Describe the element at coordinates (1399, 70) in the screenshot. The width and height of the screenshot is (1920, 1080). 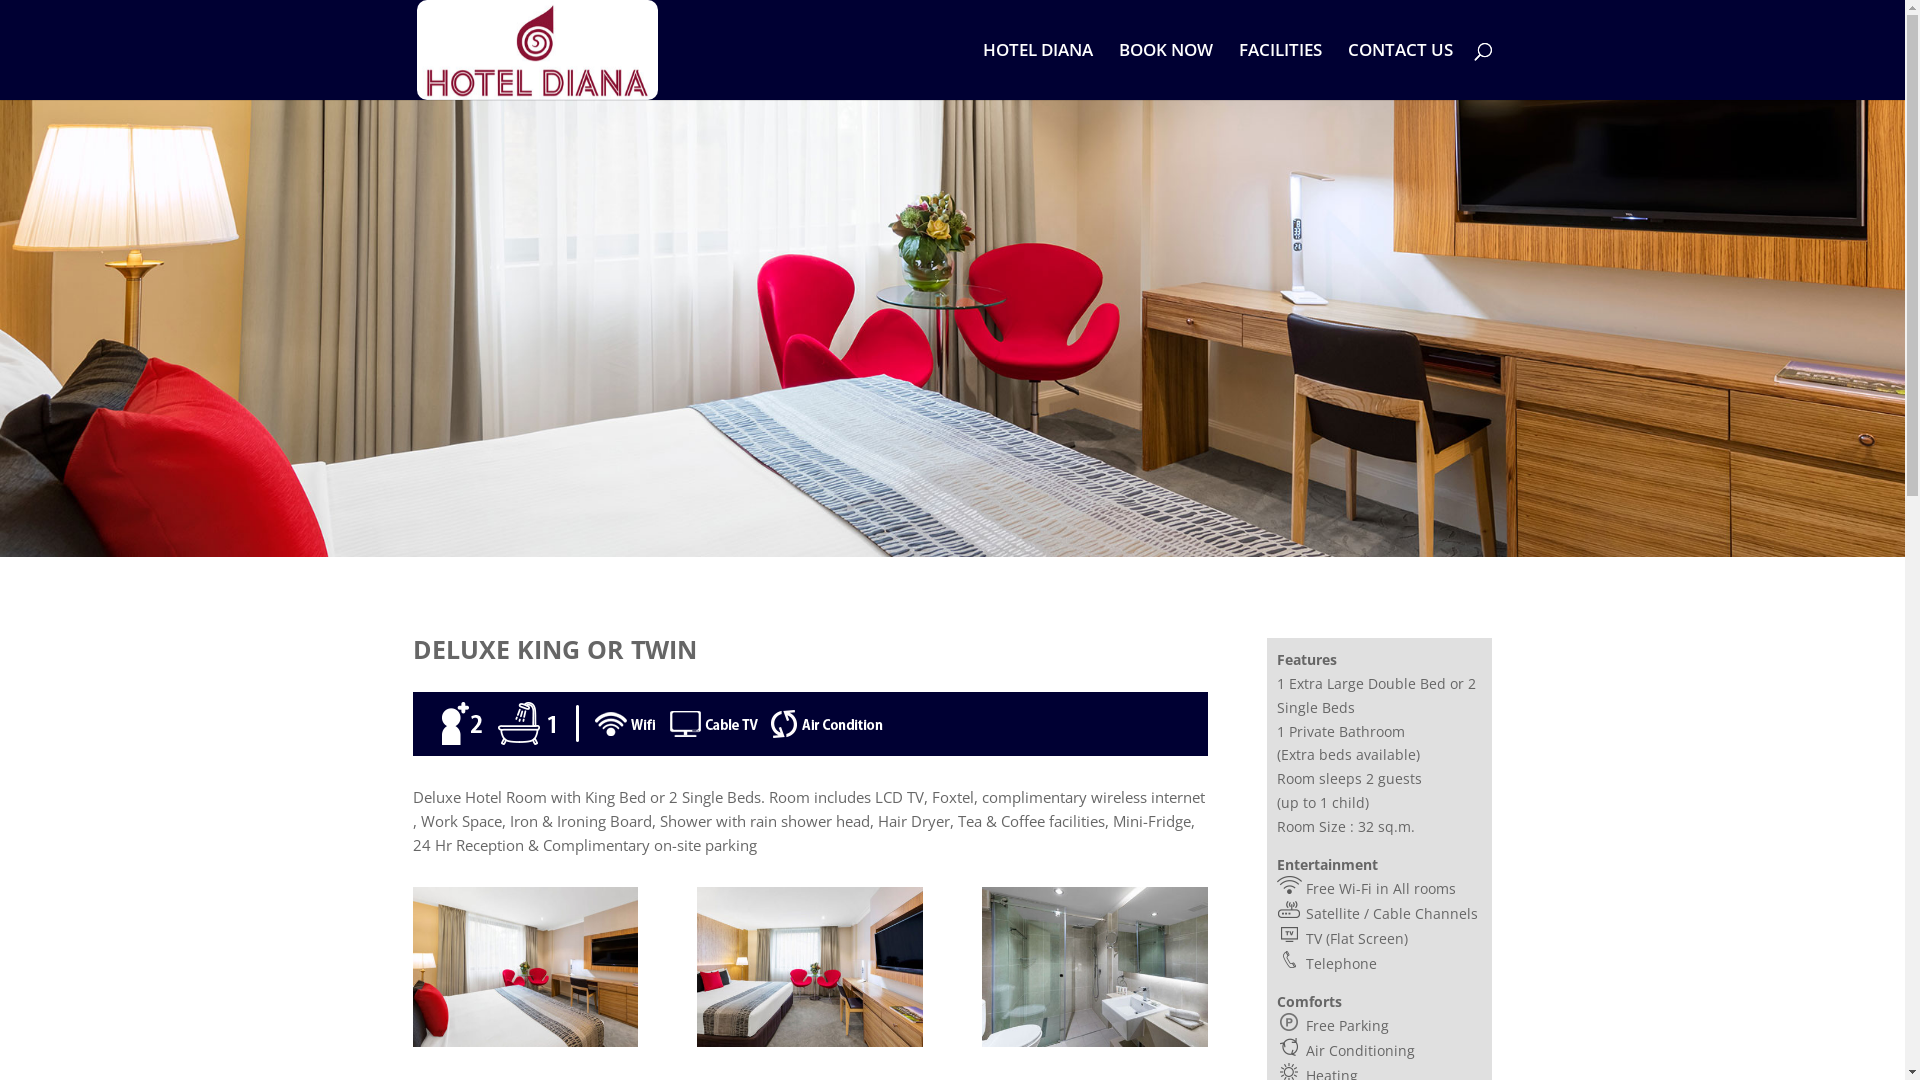
I see `'CONTACT US'` at that location.